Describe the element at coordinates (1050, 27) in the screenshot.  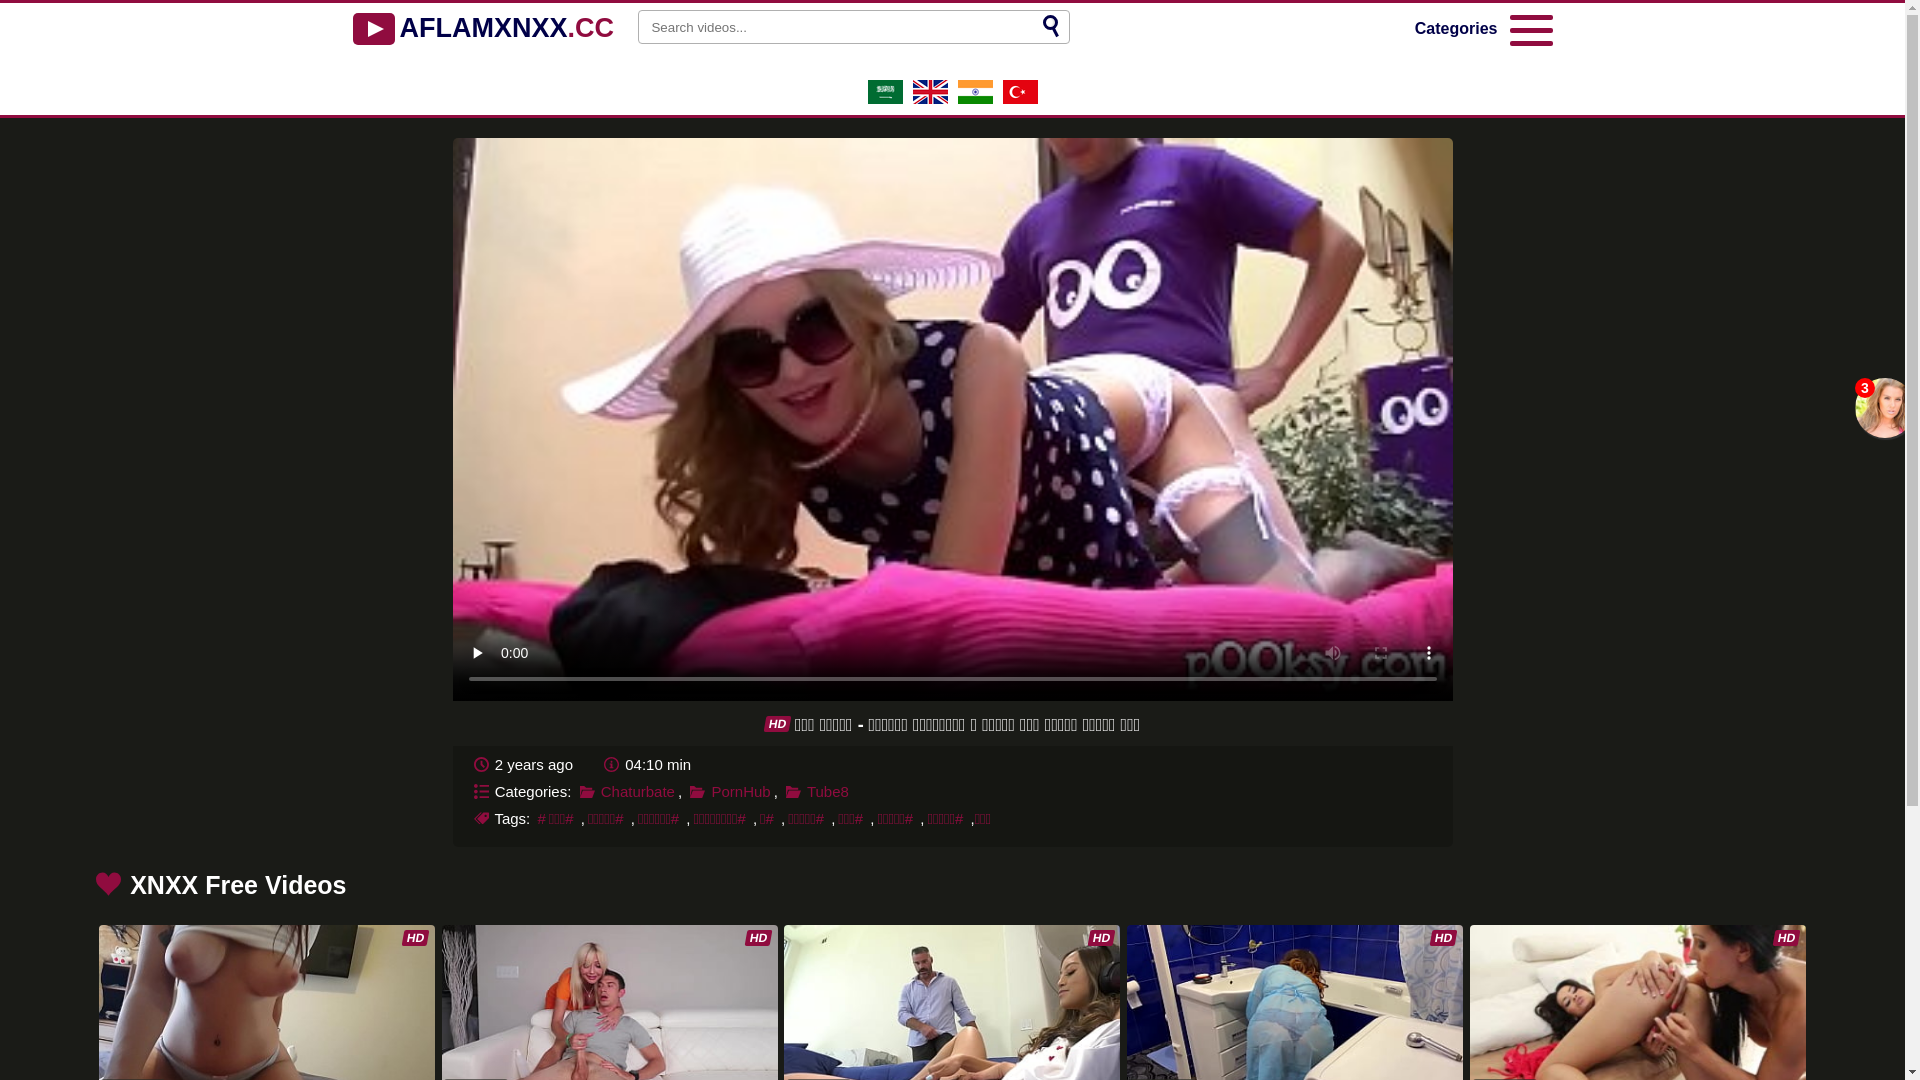
I see `'Search'` at that location.